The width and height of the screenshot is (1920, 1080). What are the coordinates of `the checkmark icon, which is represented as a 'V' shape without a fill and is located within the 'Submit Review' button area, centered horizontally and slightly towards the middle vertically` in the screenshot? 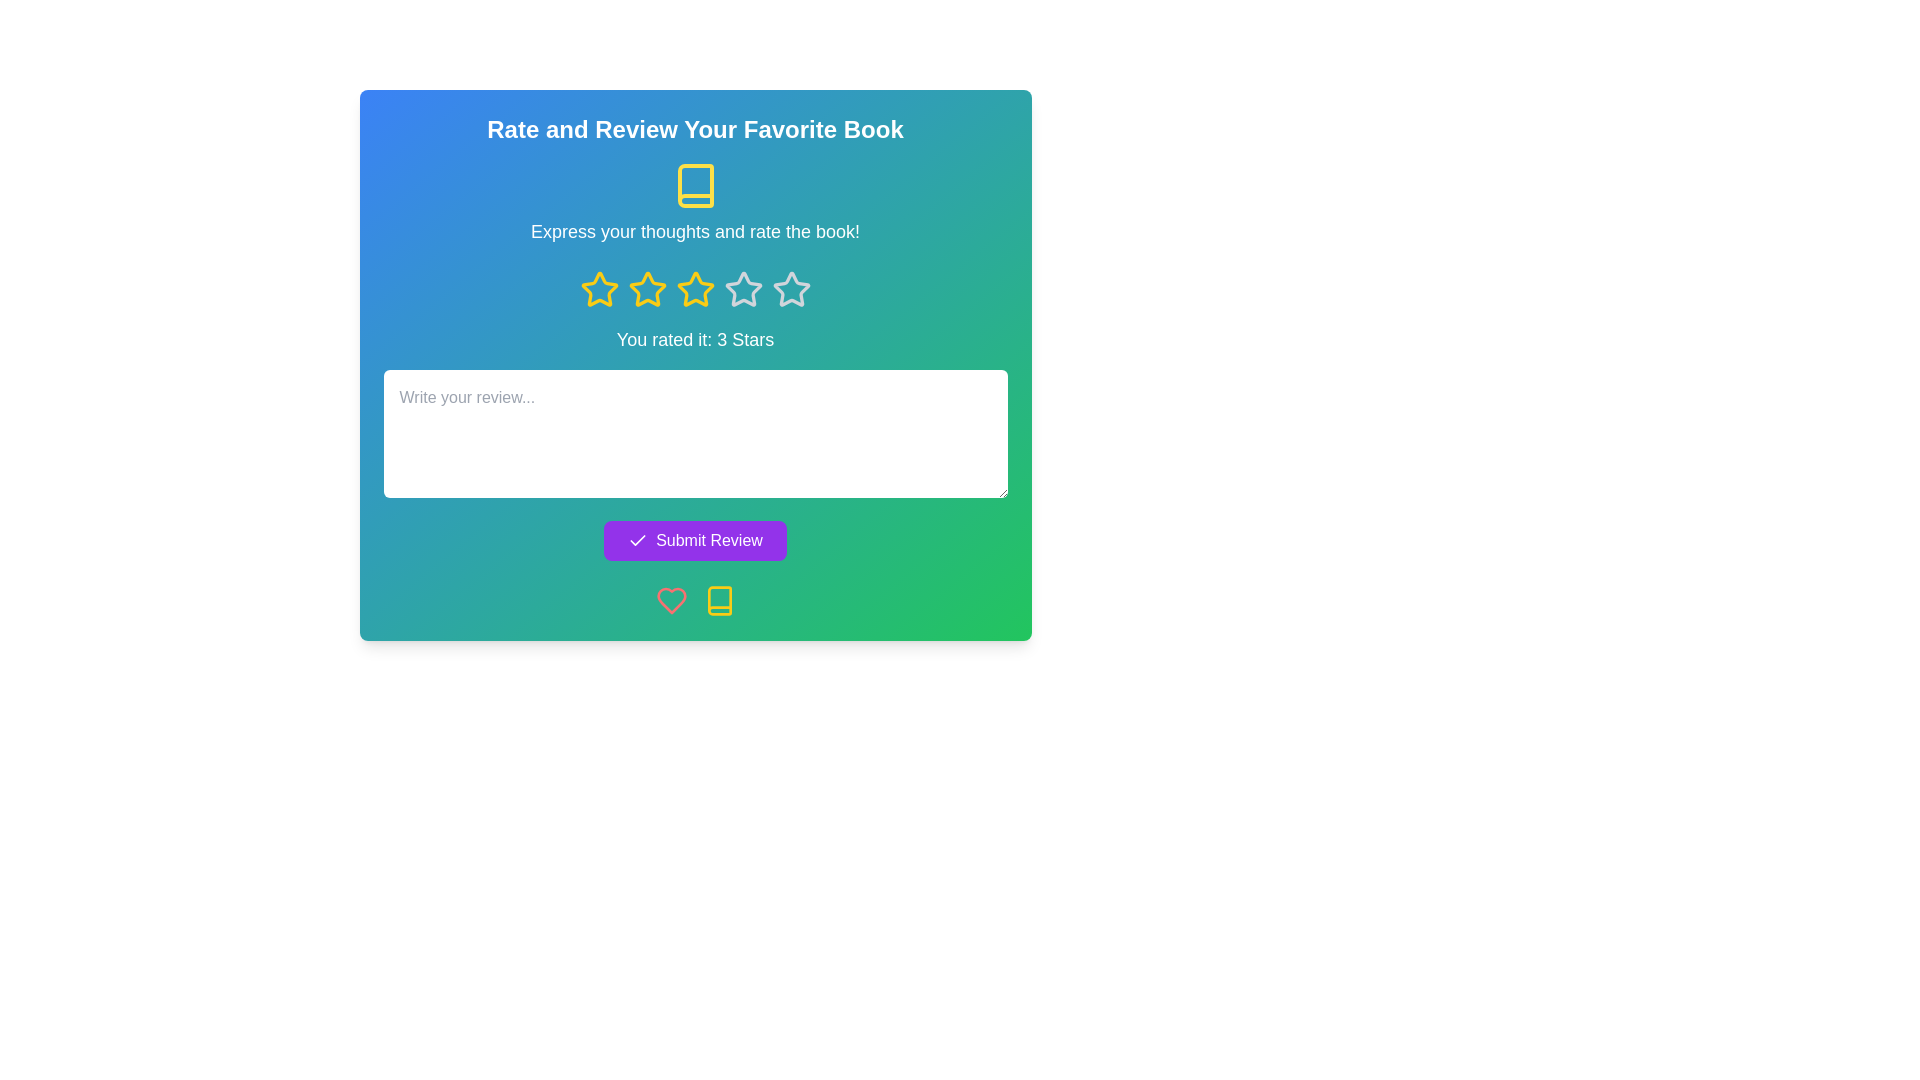 It's located at (637, 540).